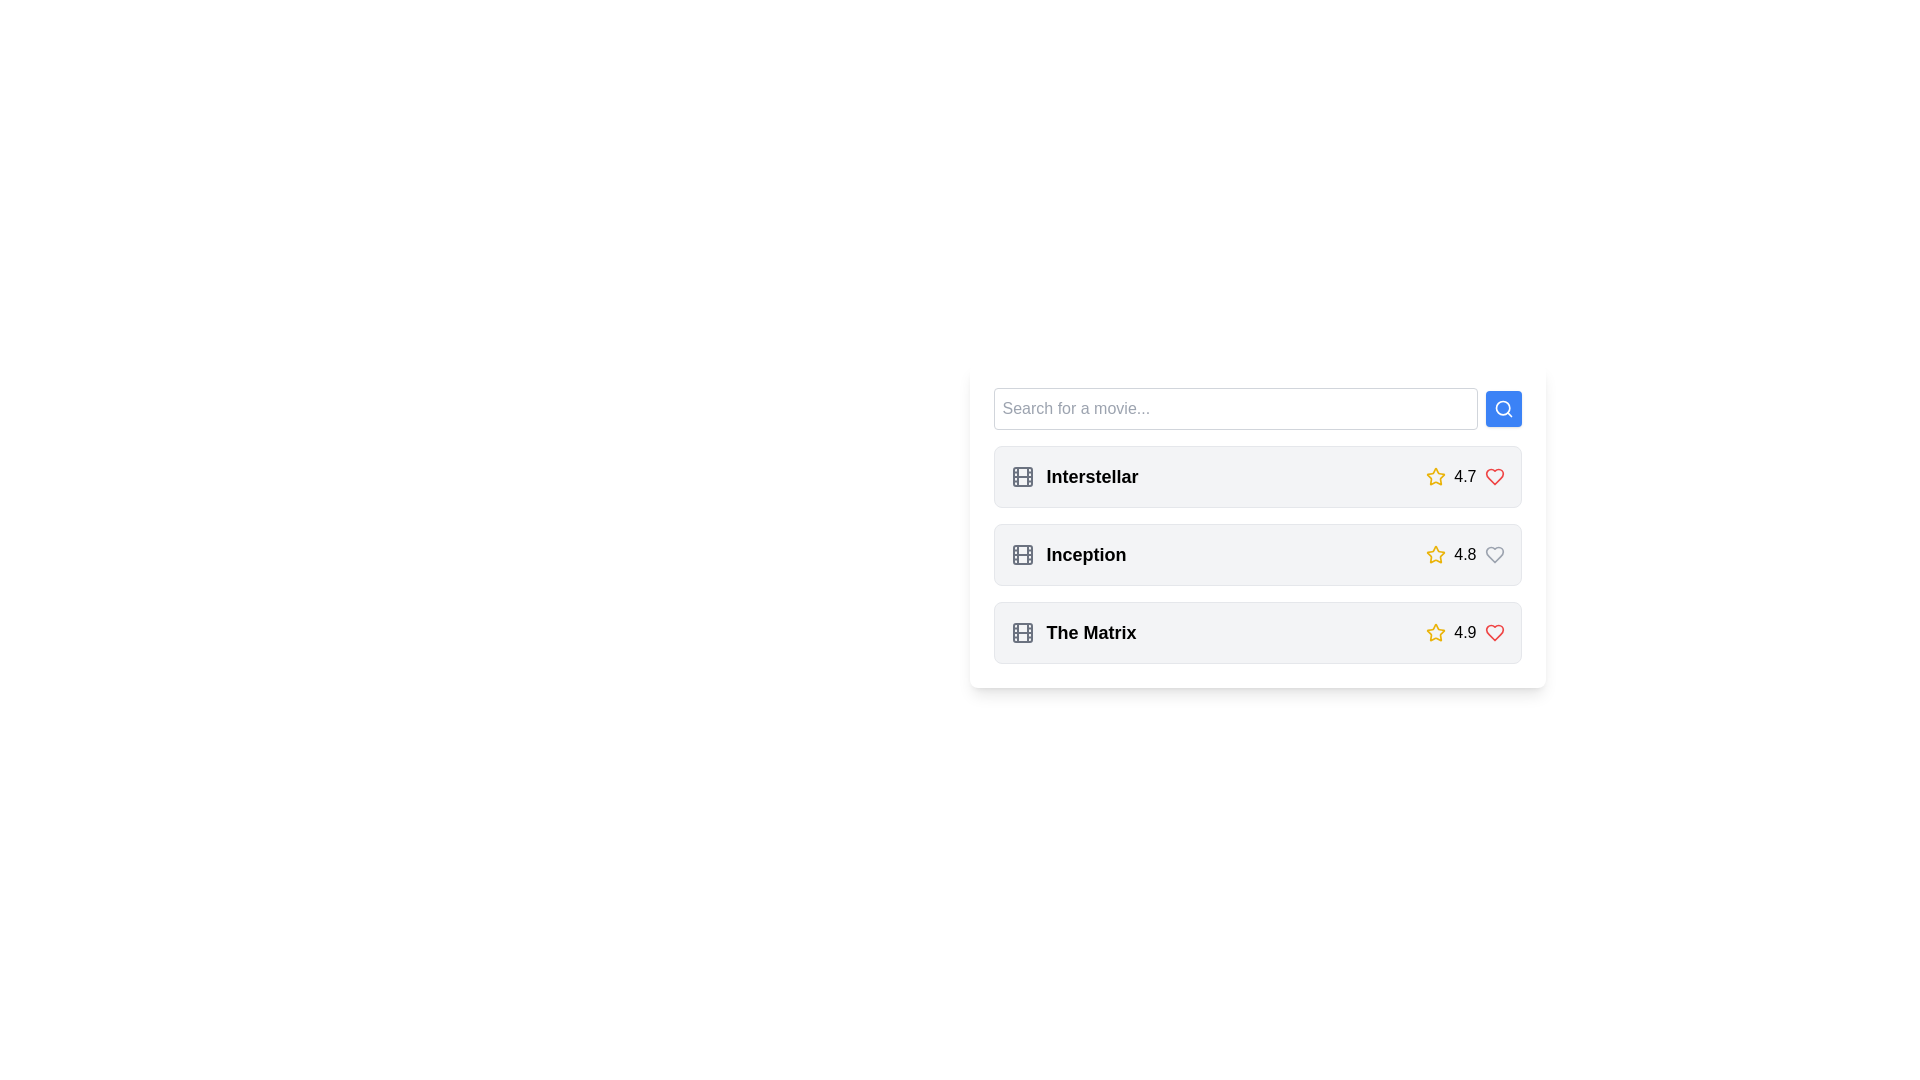 This screenshot has width=1920, height=1080. What do you see at coordinates (1256, 407) in the screenshot?
I see `the text input field of the search bar that has a placeholder text 'Search for a movie...' to start typing` at bounding box center [1256, 407].